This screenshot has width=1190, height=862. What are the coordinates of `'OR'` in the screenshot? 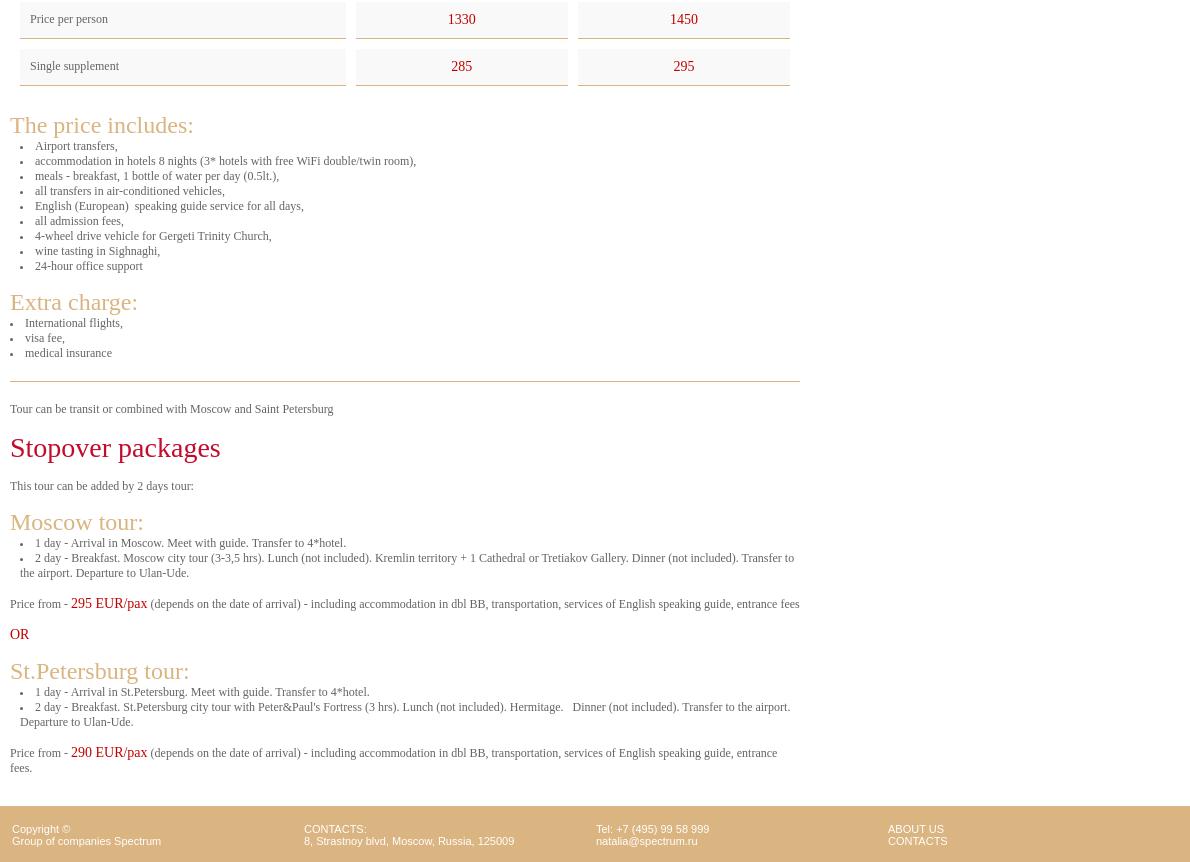 It's located at (18, 634).